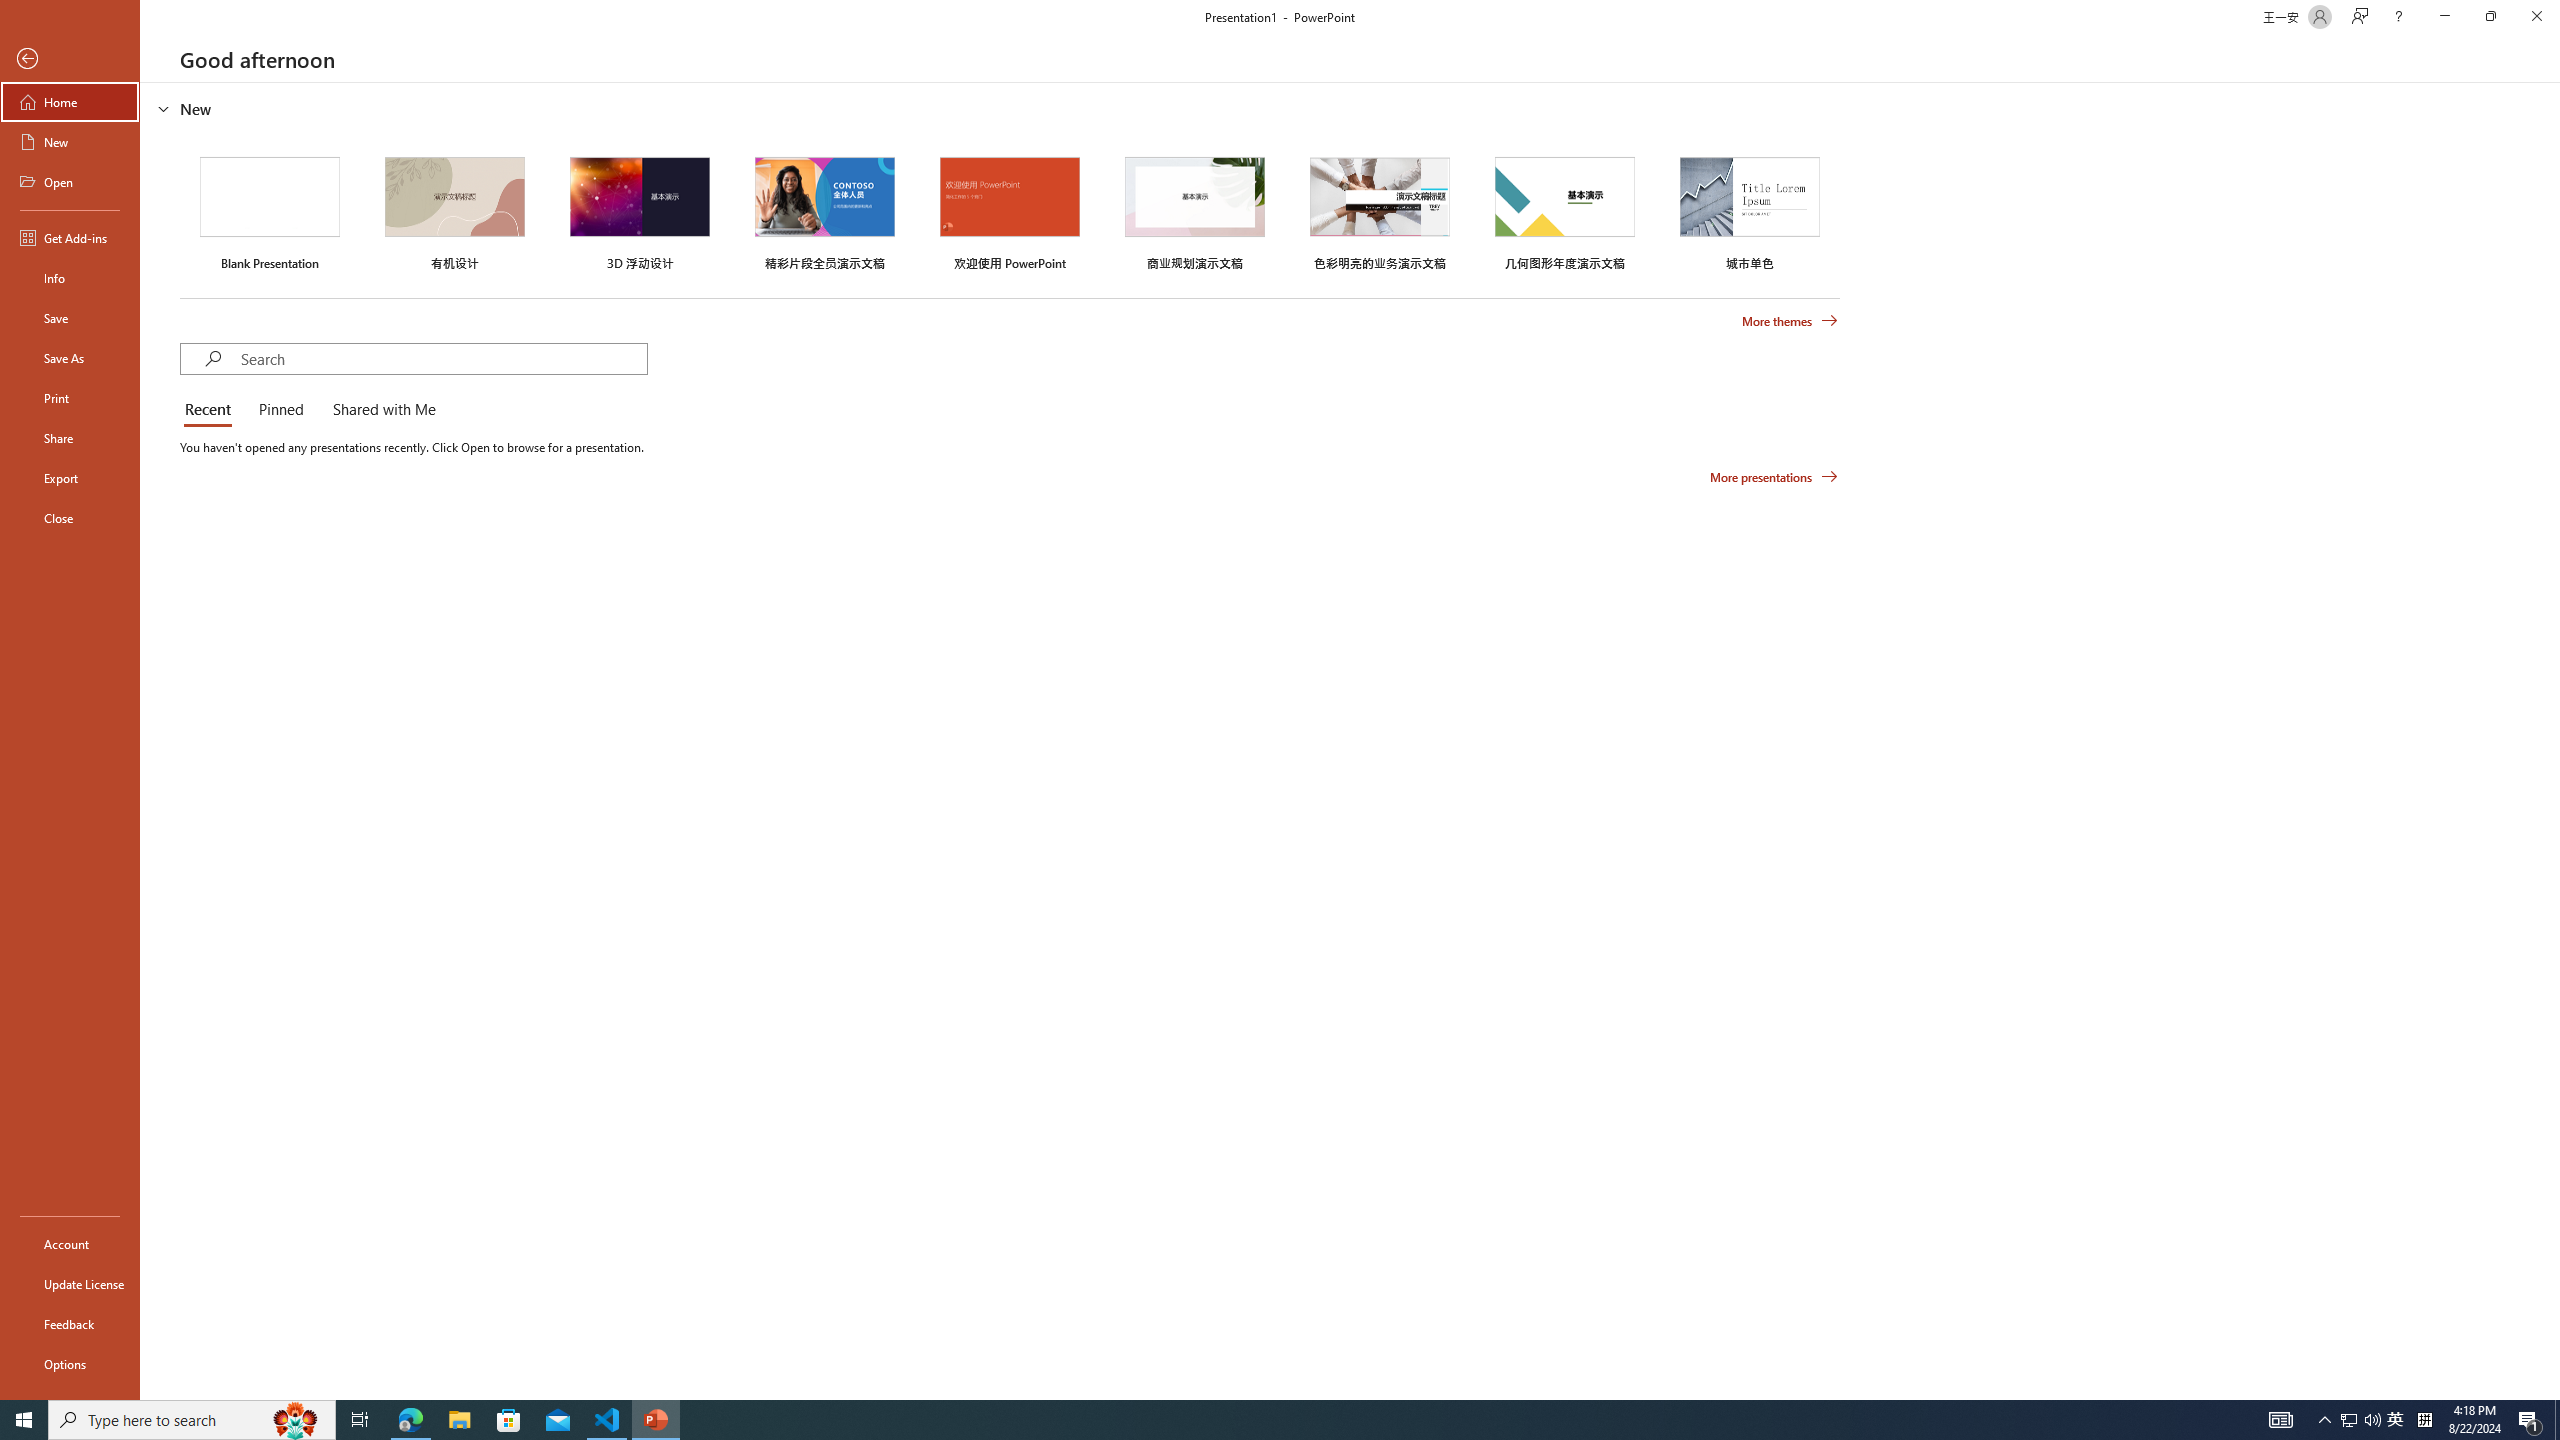 Image resolution: width=2560 pixels, height=1440 pixels. I want to click on 'Recent', so click(211, 410).